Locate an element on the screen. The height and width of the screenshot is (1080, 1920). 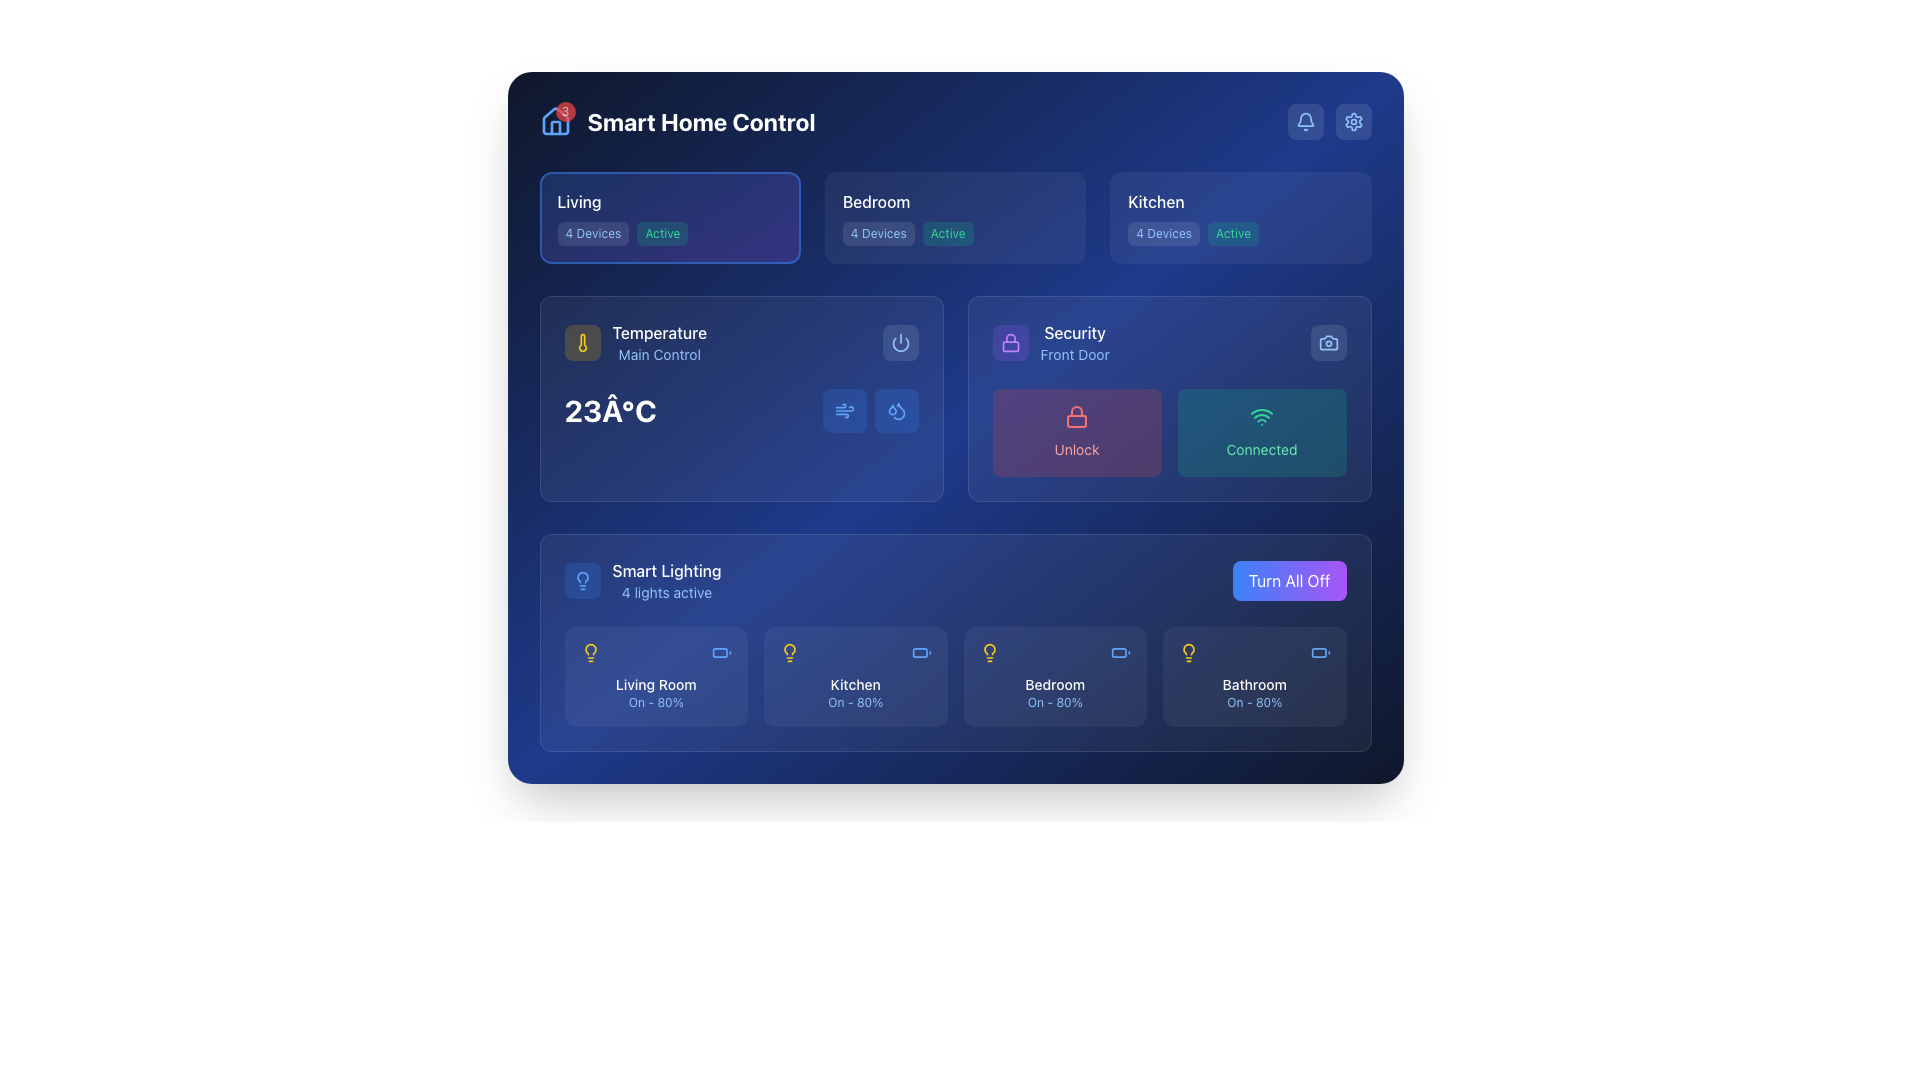
the Text label that identifies the light group in the 'Bathroom' area, located at the bottom of the respective card in the 'Smart Lighting' section is located at coordinates (1253, 684).